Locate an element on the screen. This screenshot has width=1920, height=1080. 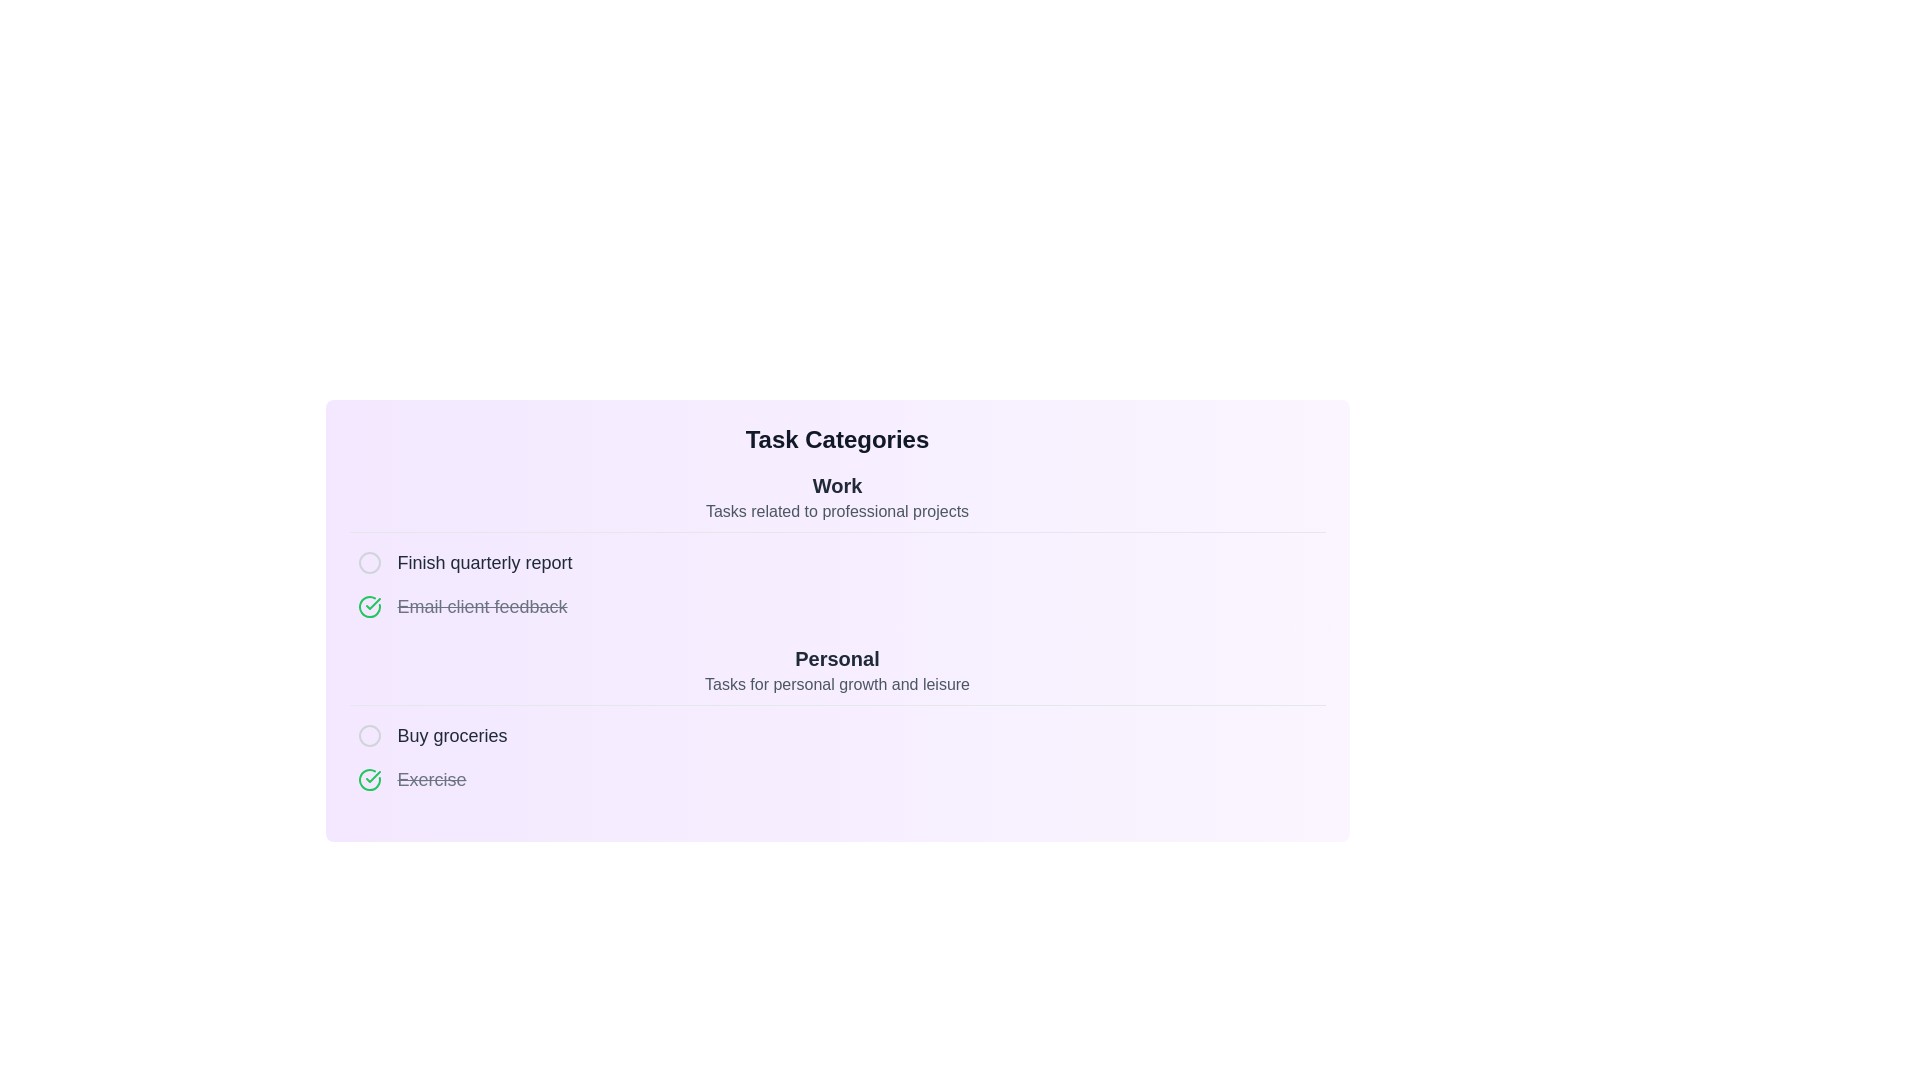
the green checkmark icon within the SVG graphic that indicates a completed task, located next to the text 'Exercise' in the 'Personal' task category section is located at coordinates (373, 603).